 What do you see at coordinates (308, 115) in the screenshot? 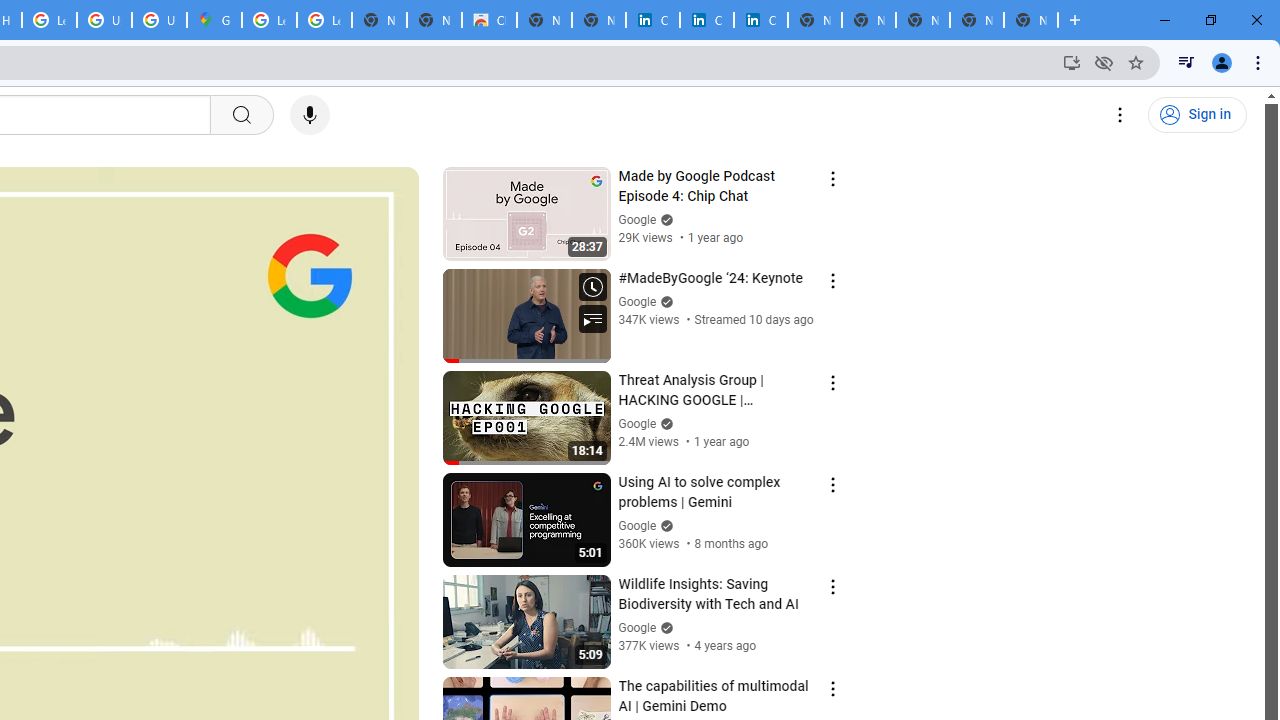
I see `'Search with your voice'` at bounding box center [308, 115].